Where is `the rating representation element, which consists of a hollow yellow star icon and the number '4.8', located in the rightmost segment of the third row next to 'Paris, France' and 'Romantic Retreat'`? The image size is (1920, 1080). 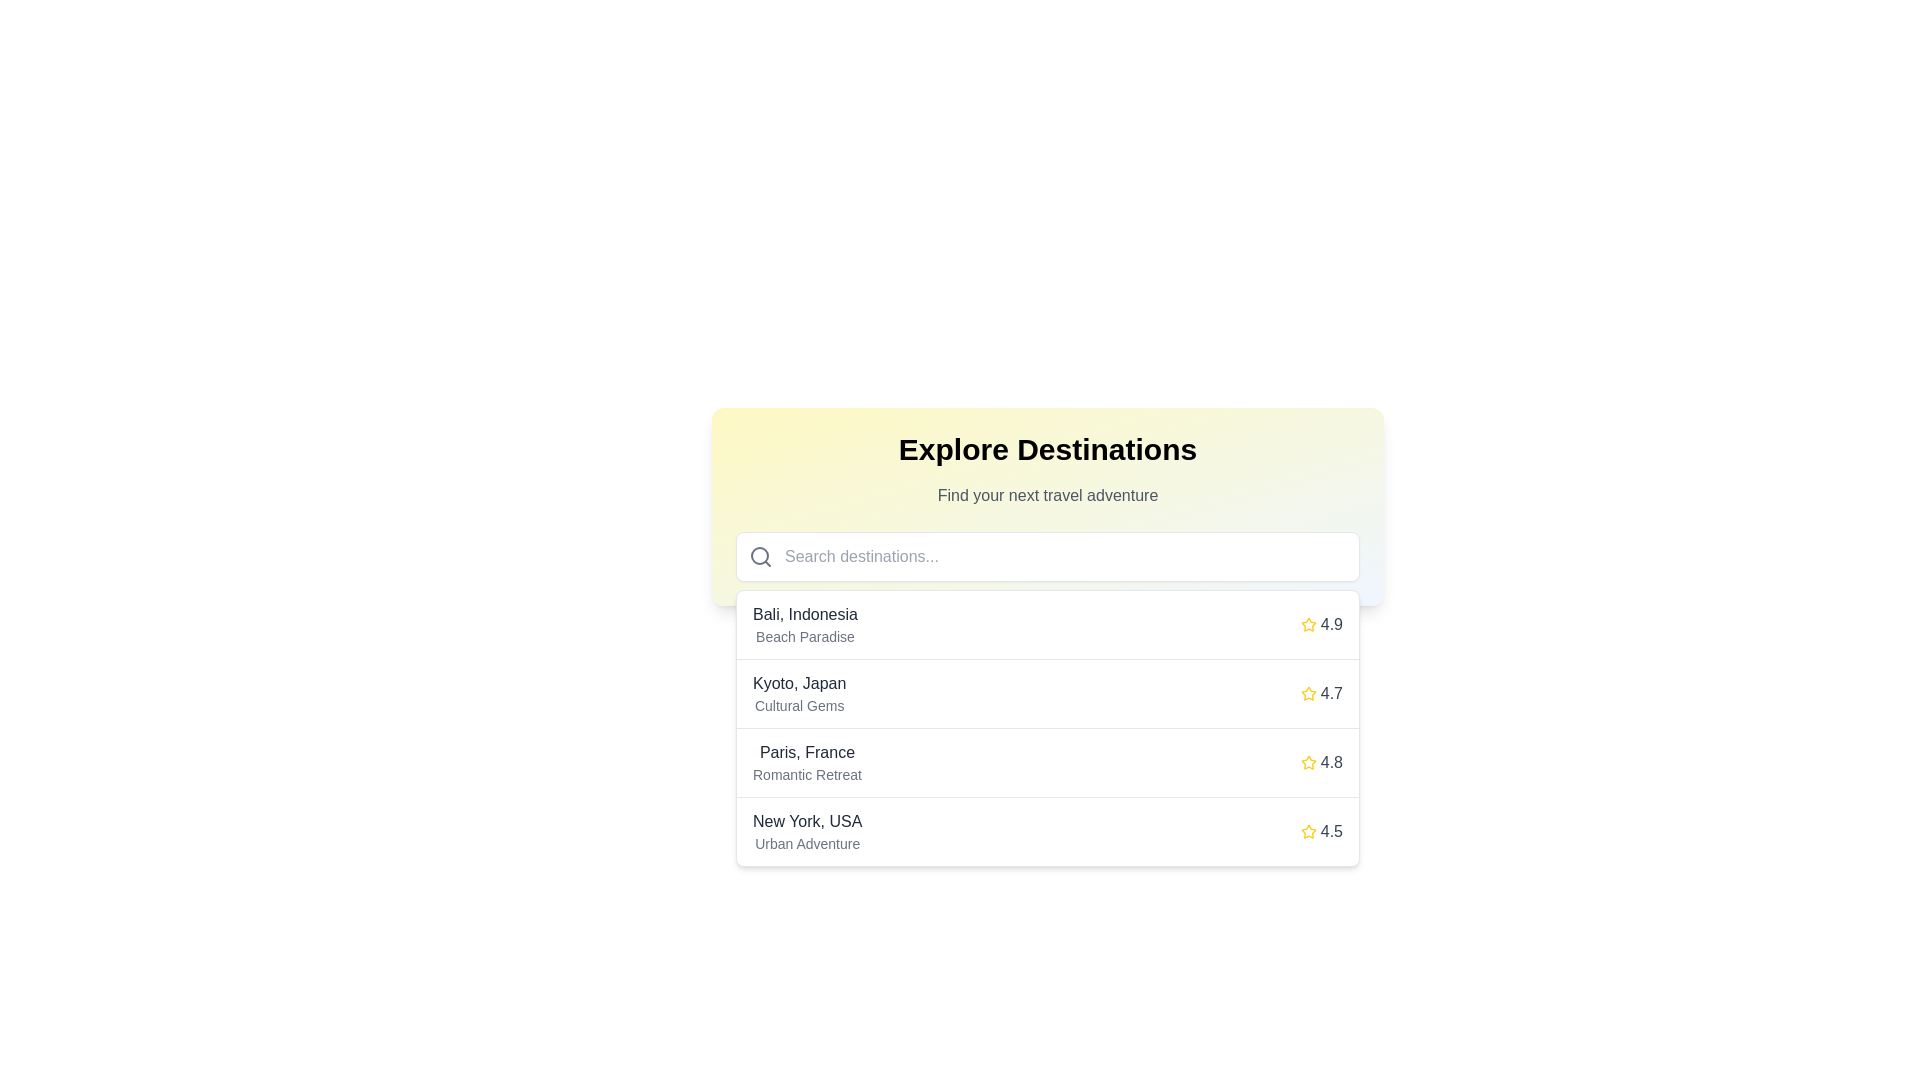 the rating representation element, which consists of a hollow yellow star icon and the number '4.8', located in the rightmost segment of the third row next to 'Paris, France' and 'Romantic Retreat' is located at coordinates (1321, 763).